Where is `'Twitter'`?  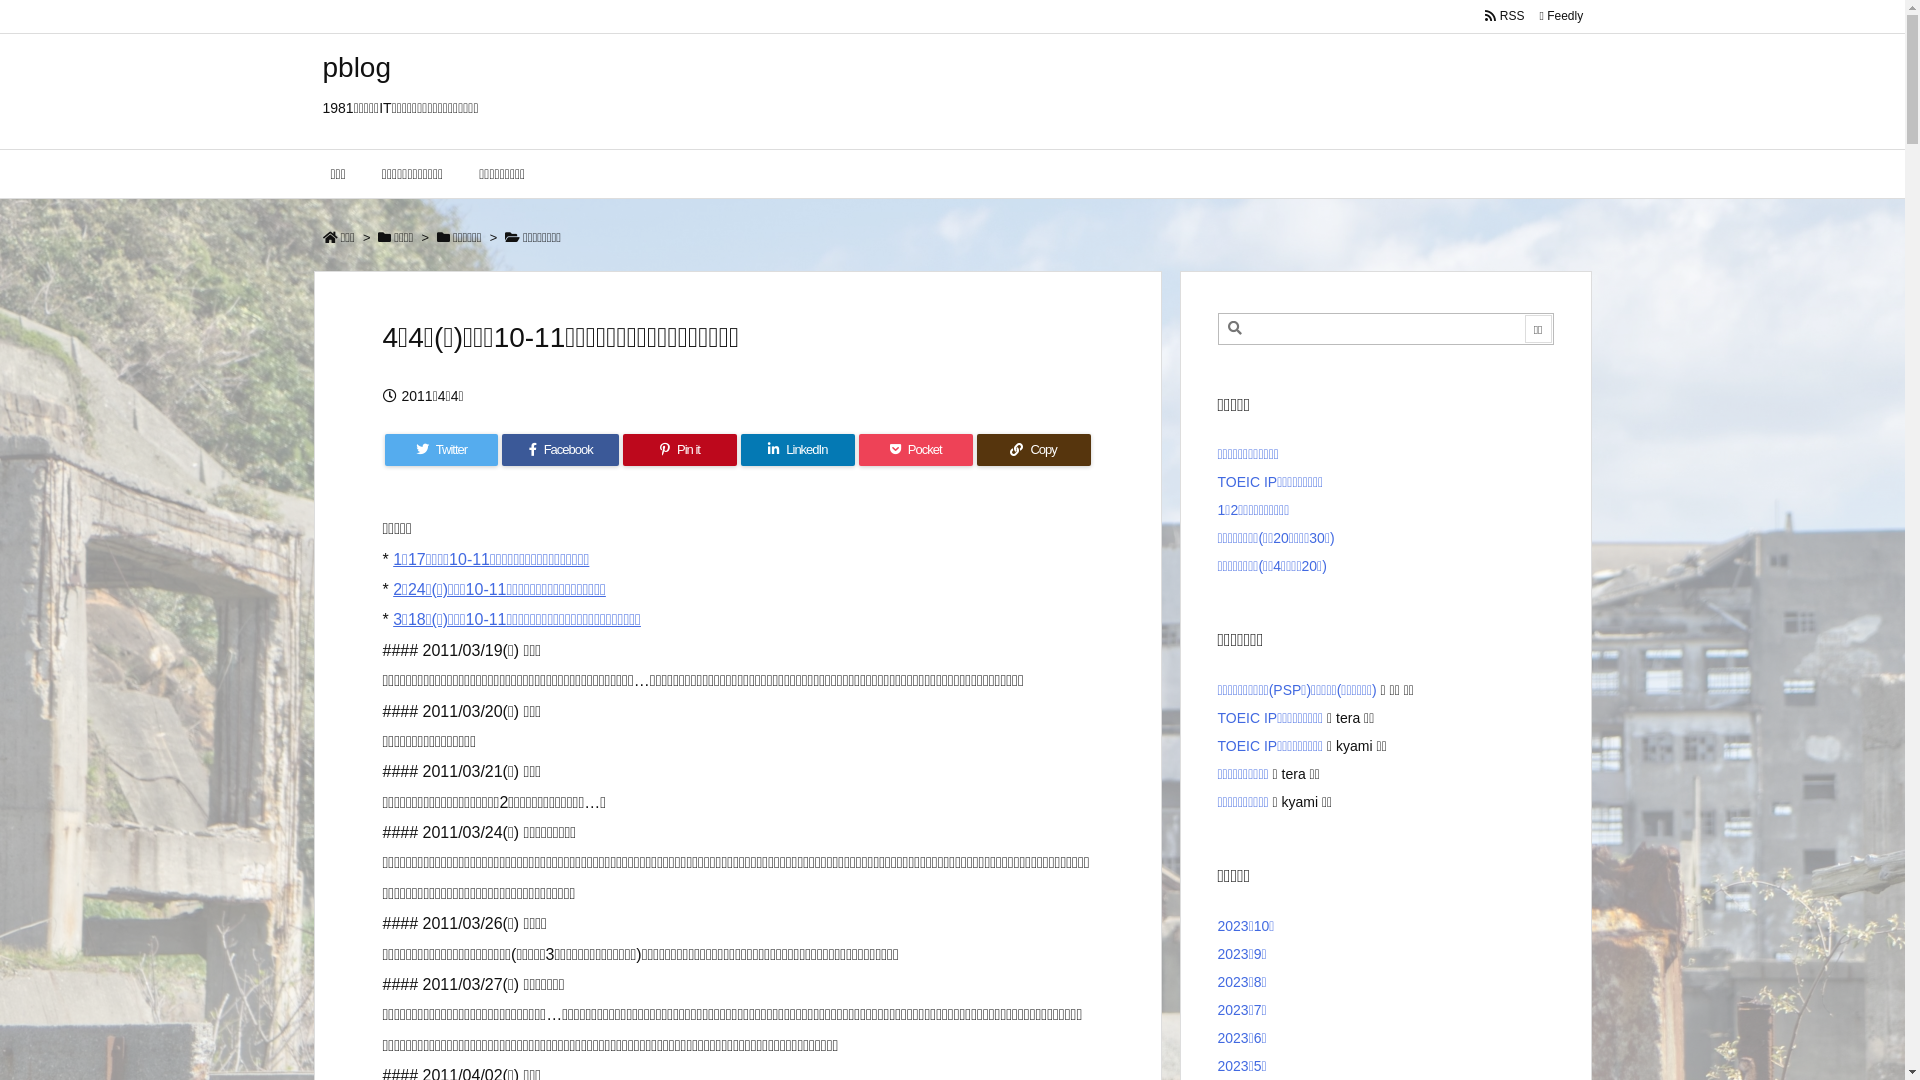 'Twitter' is located at coordinates (384, 450).